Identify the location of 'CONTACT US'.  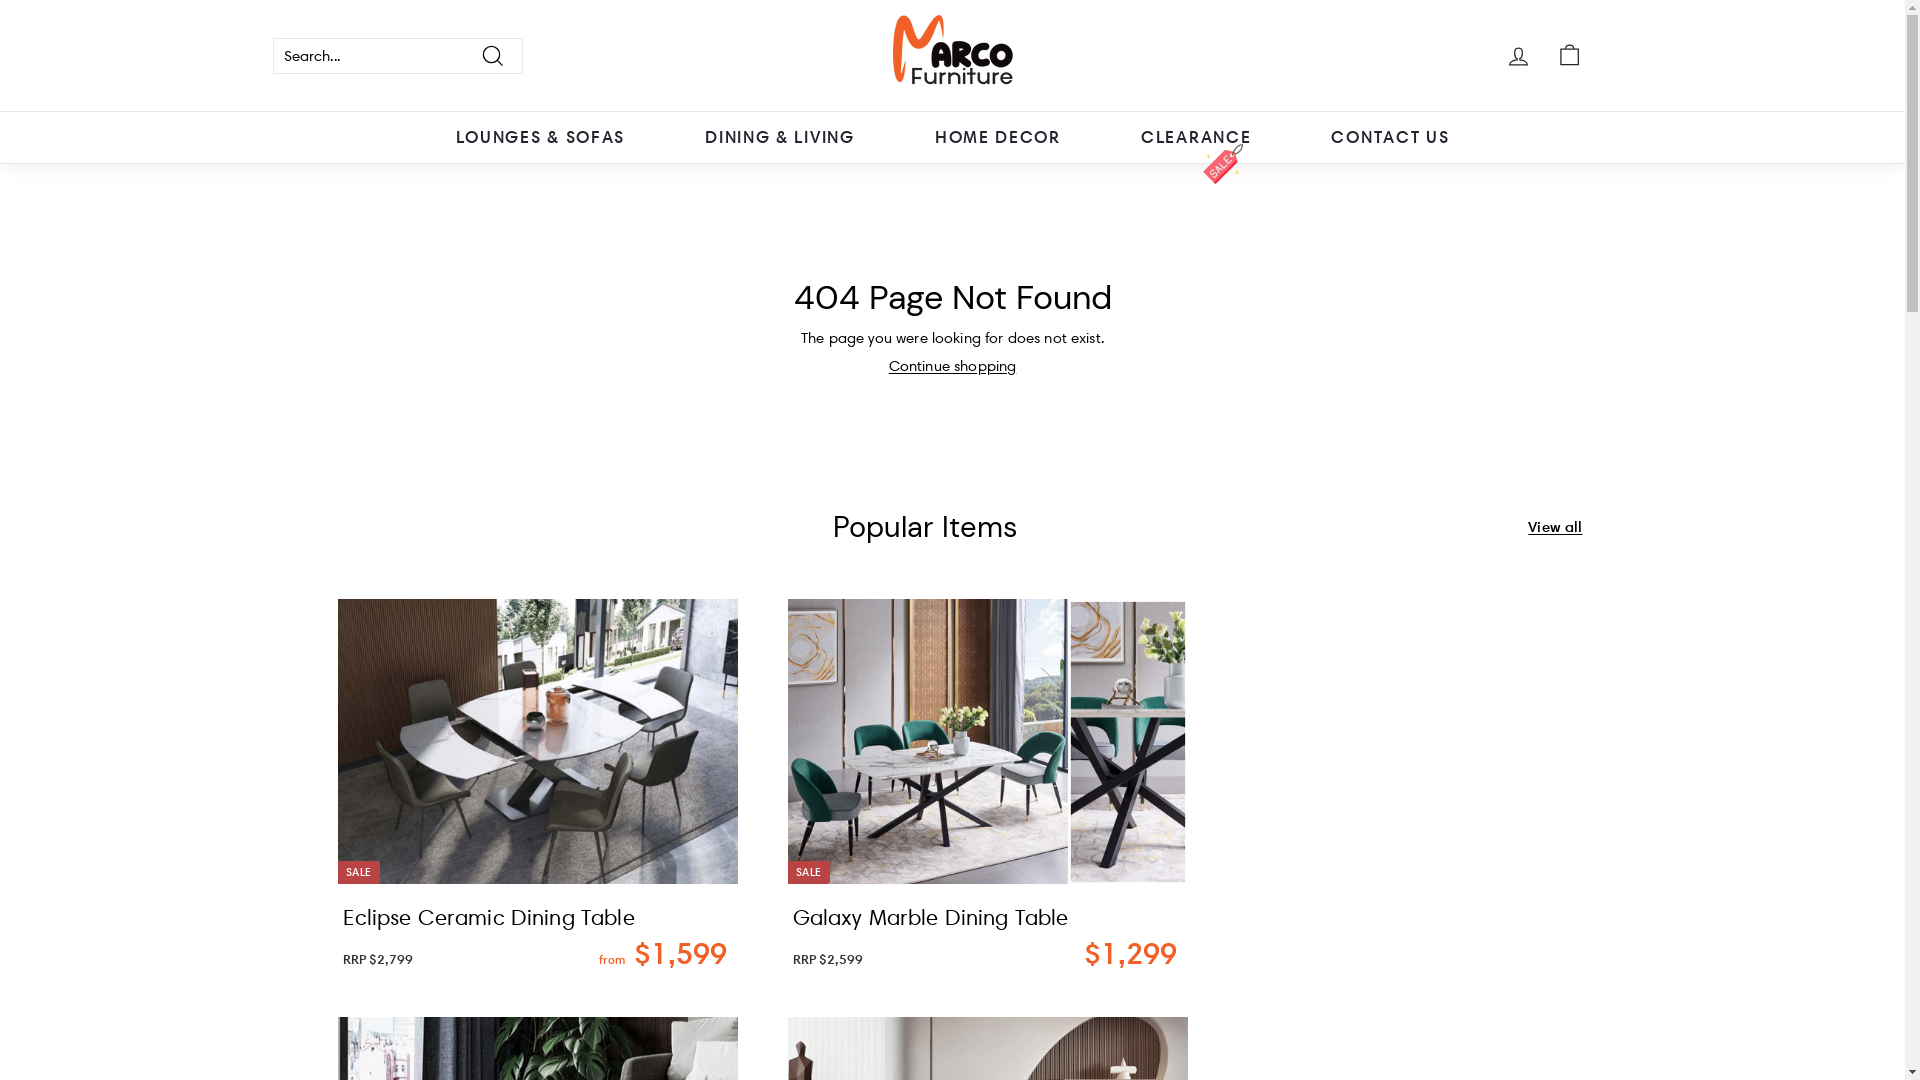
(1389, 136).